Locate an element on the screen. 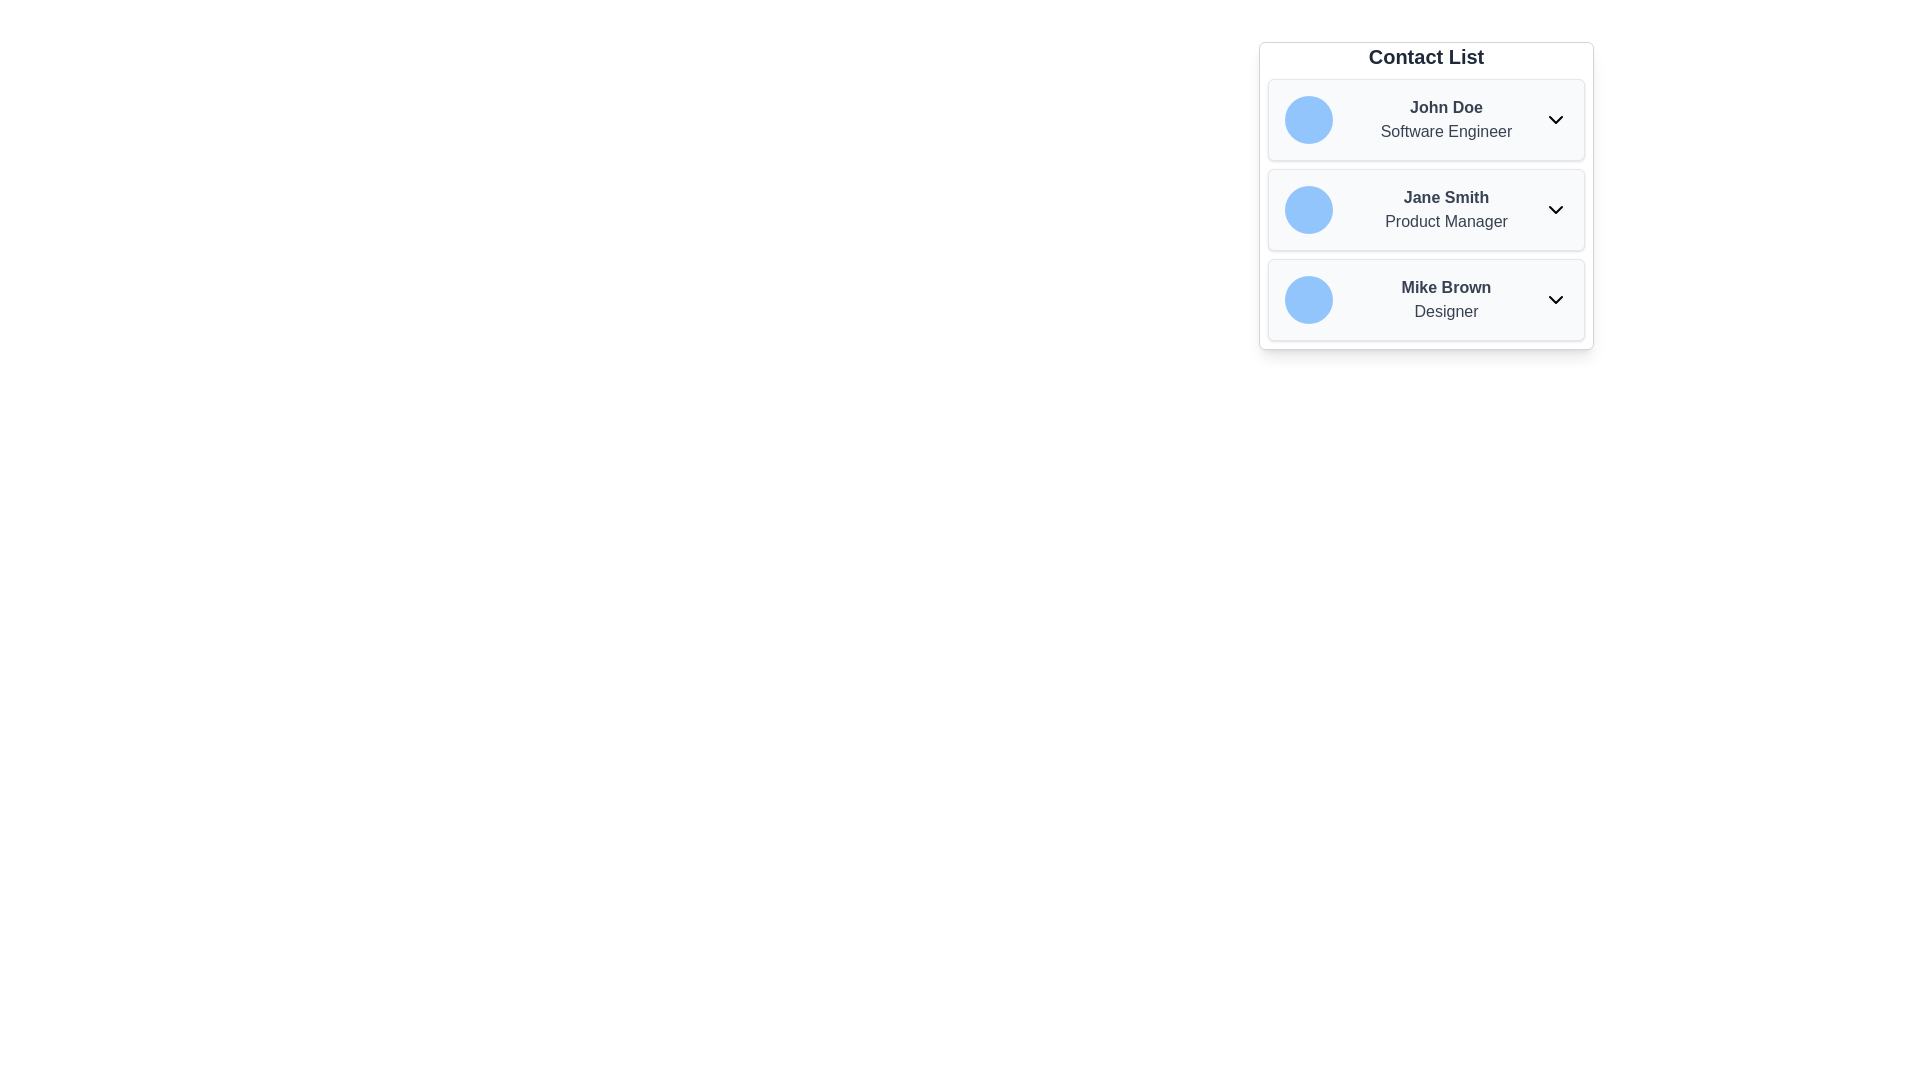 This screenshot has height=1080, width=1920. text of the main label for the contact 'Mike Brown' in the contact list, which is located above the text 'Designer' and to the right of the blue circular avatar is located at coordinates (1446, 288).